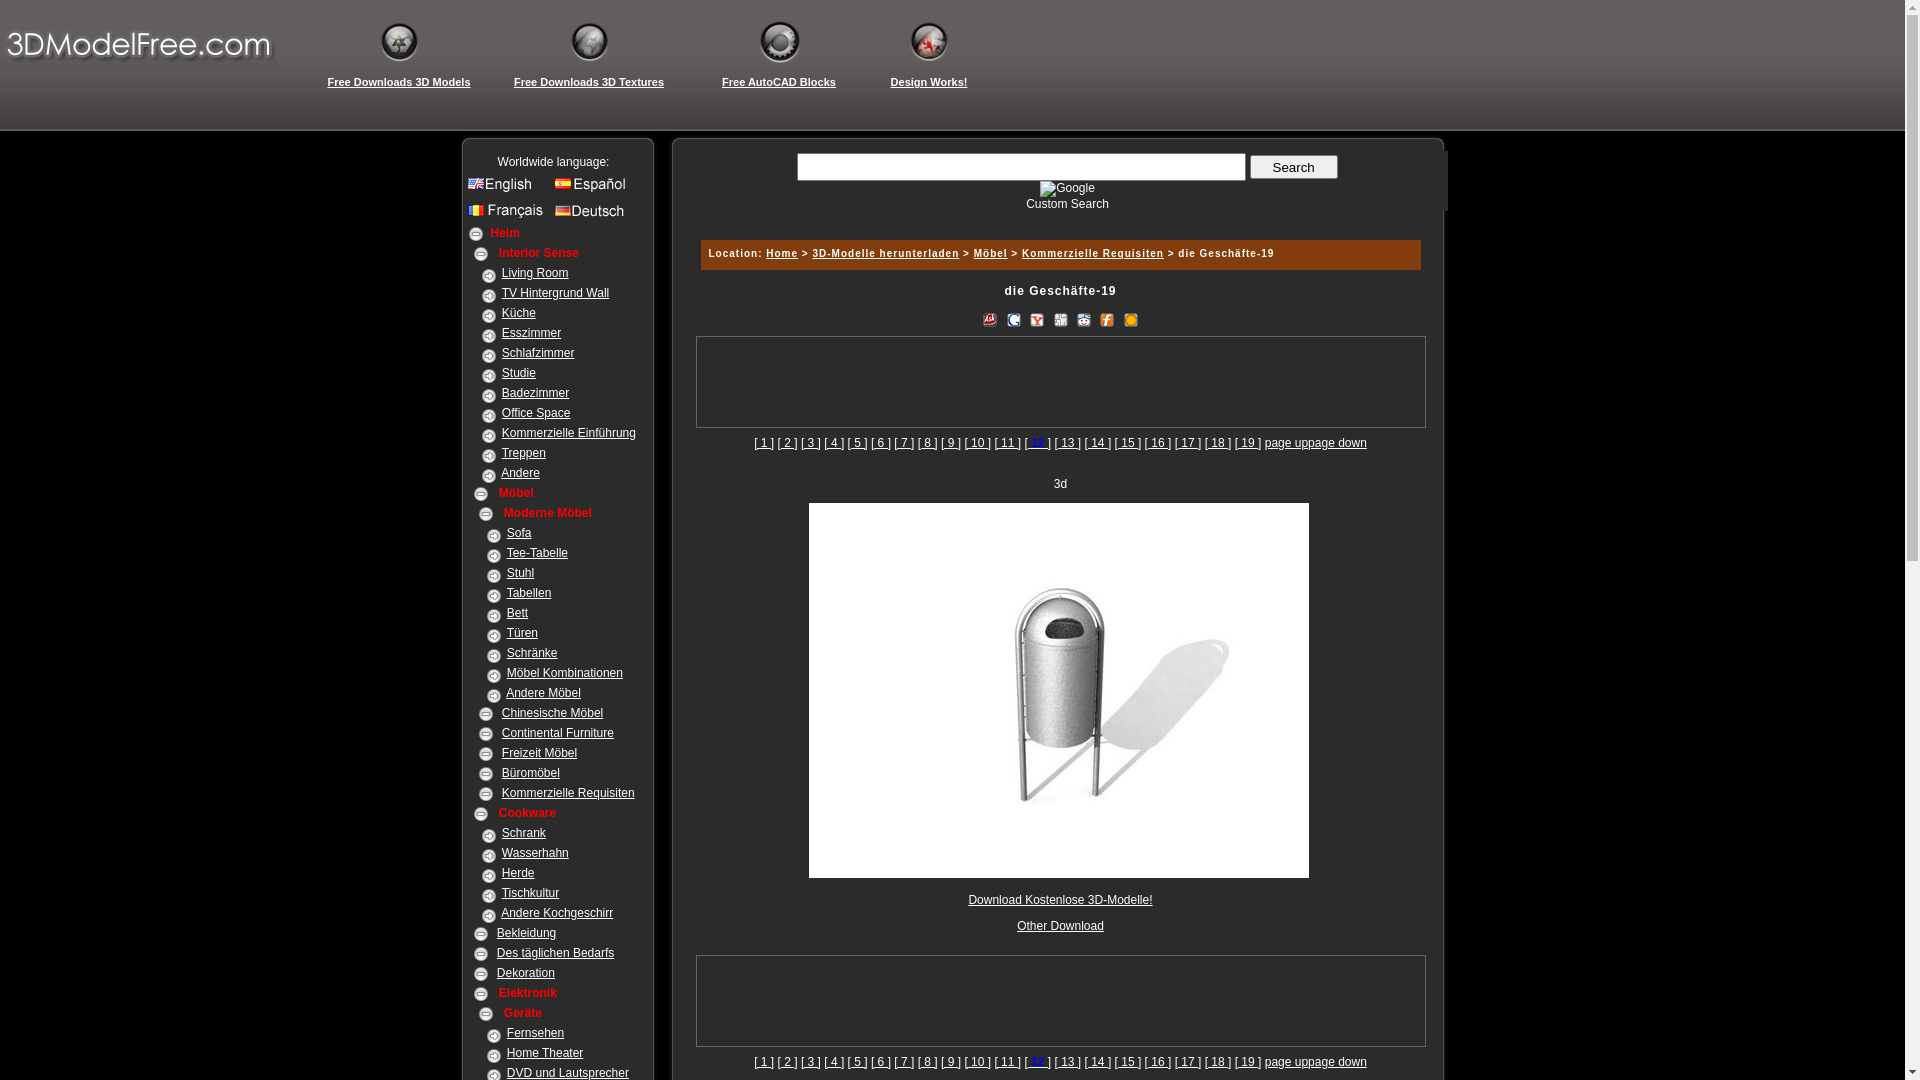 This screenshot has width=1920, height=1080. What do you see at coordinates (517, 612) in the screenshot?
I see `'Bett'` at bounding box center [517, 612].